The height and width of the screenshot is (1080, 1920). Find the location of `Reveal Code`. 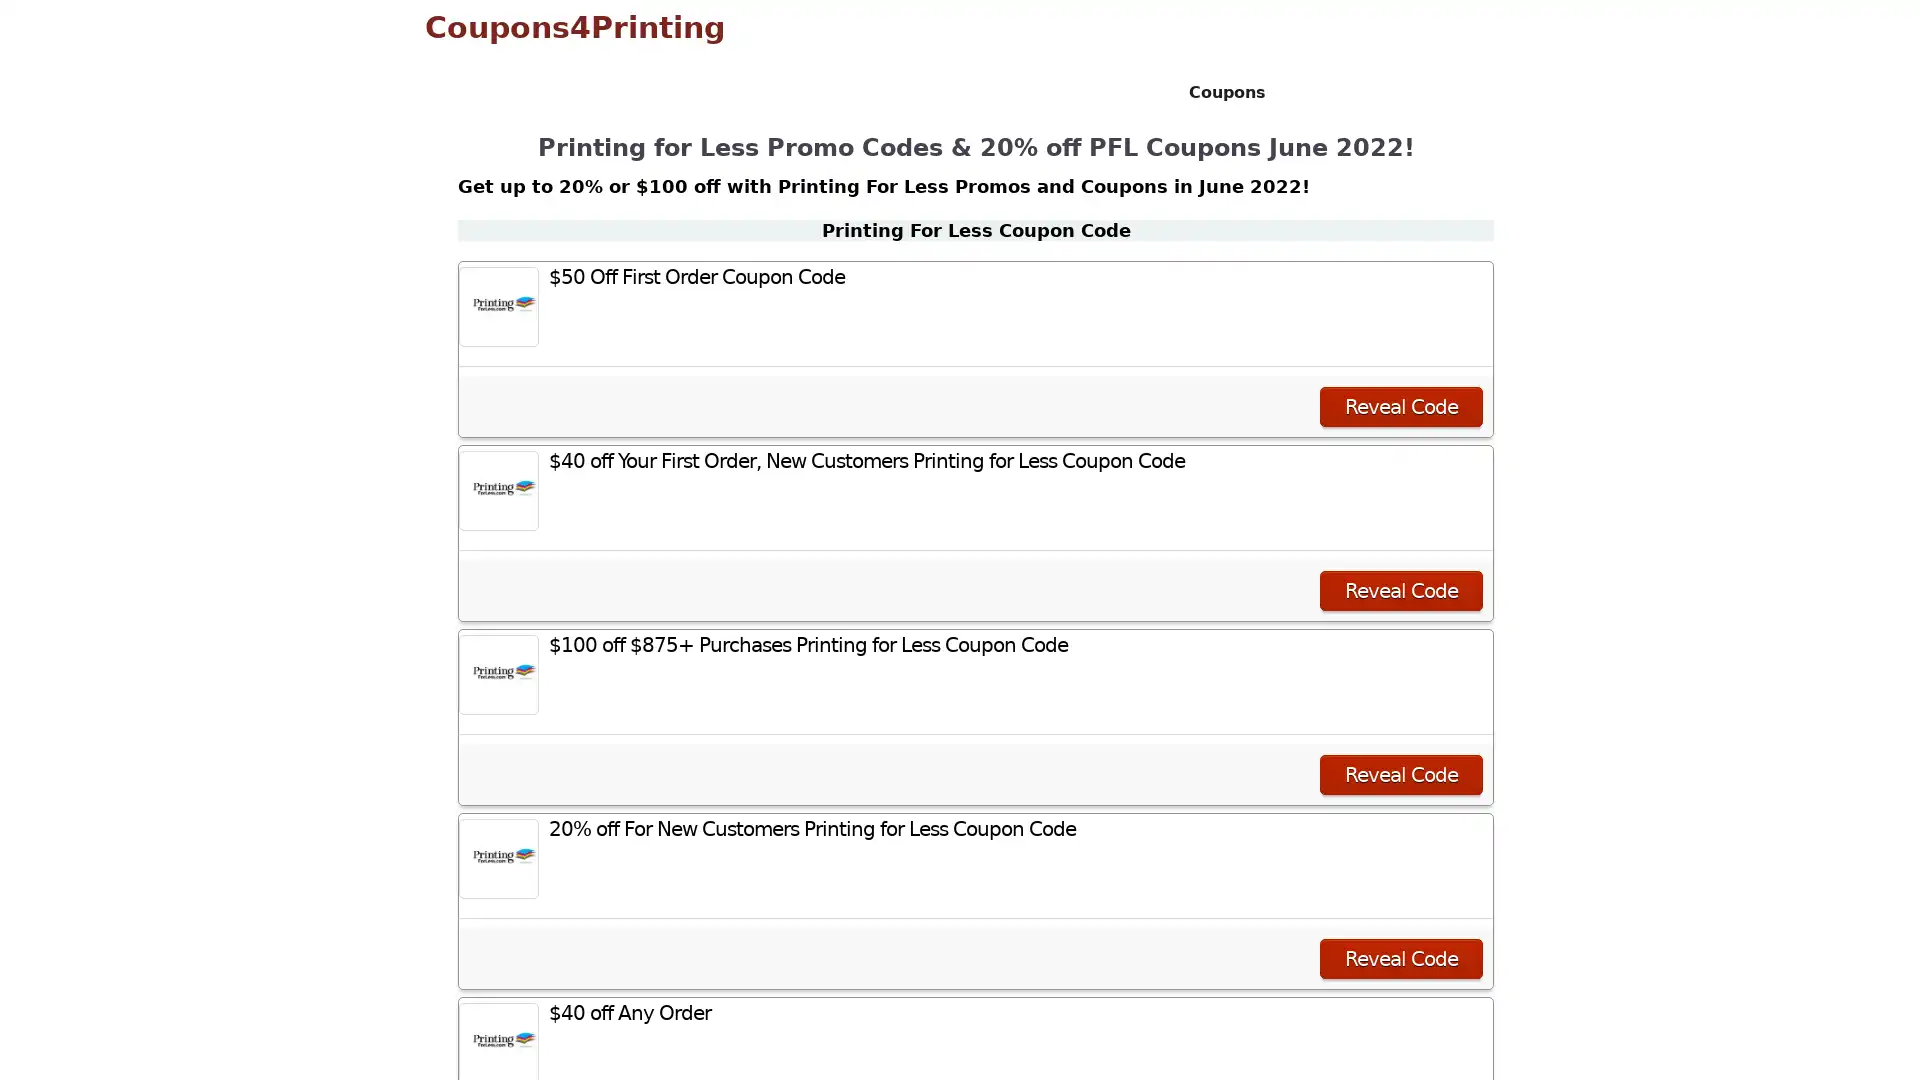

Reveal Code is located at coordinates (1400, 406).